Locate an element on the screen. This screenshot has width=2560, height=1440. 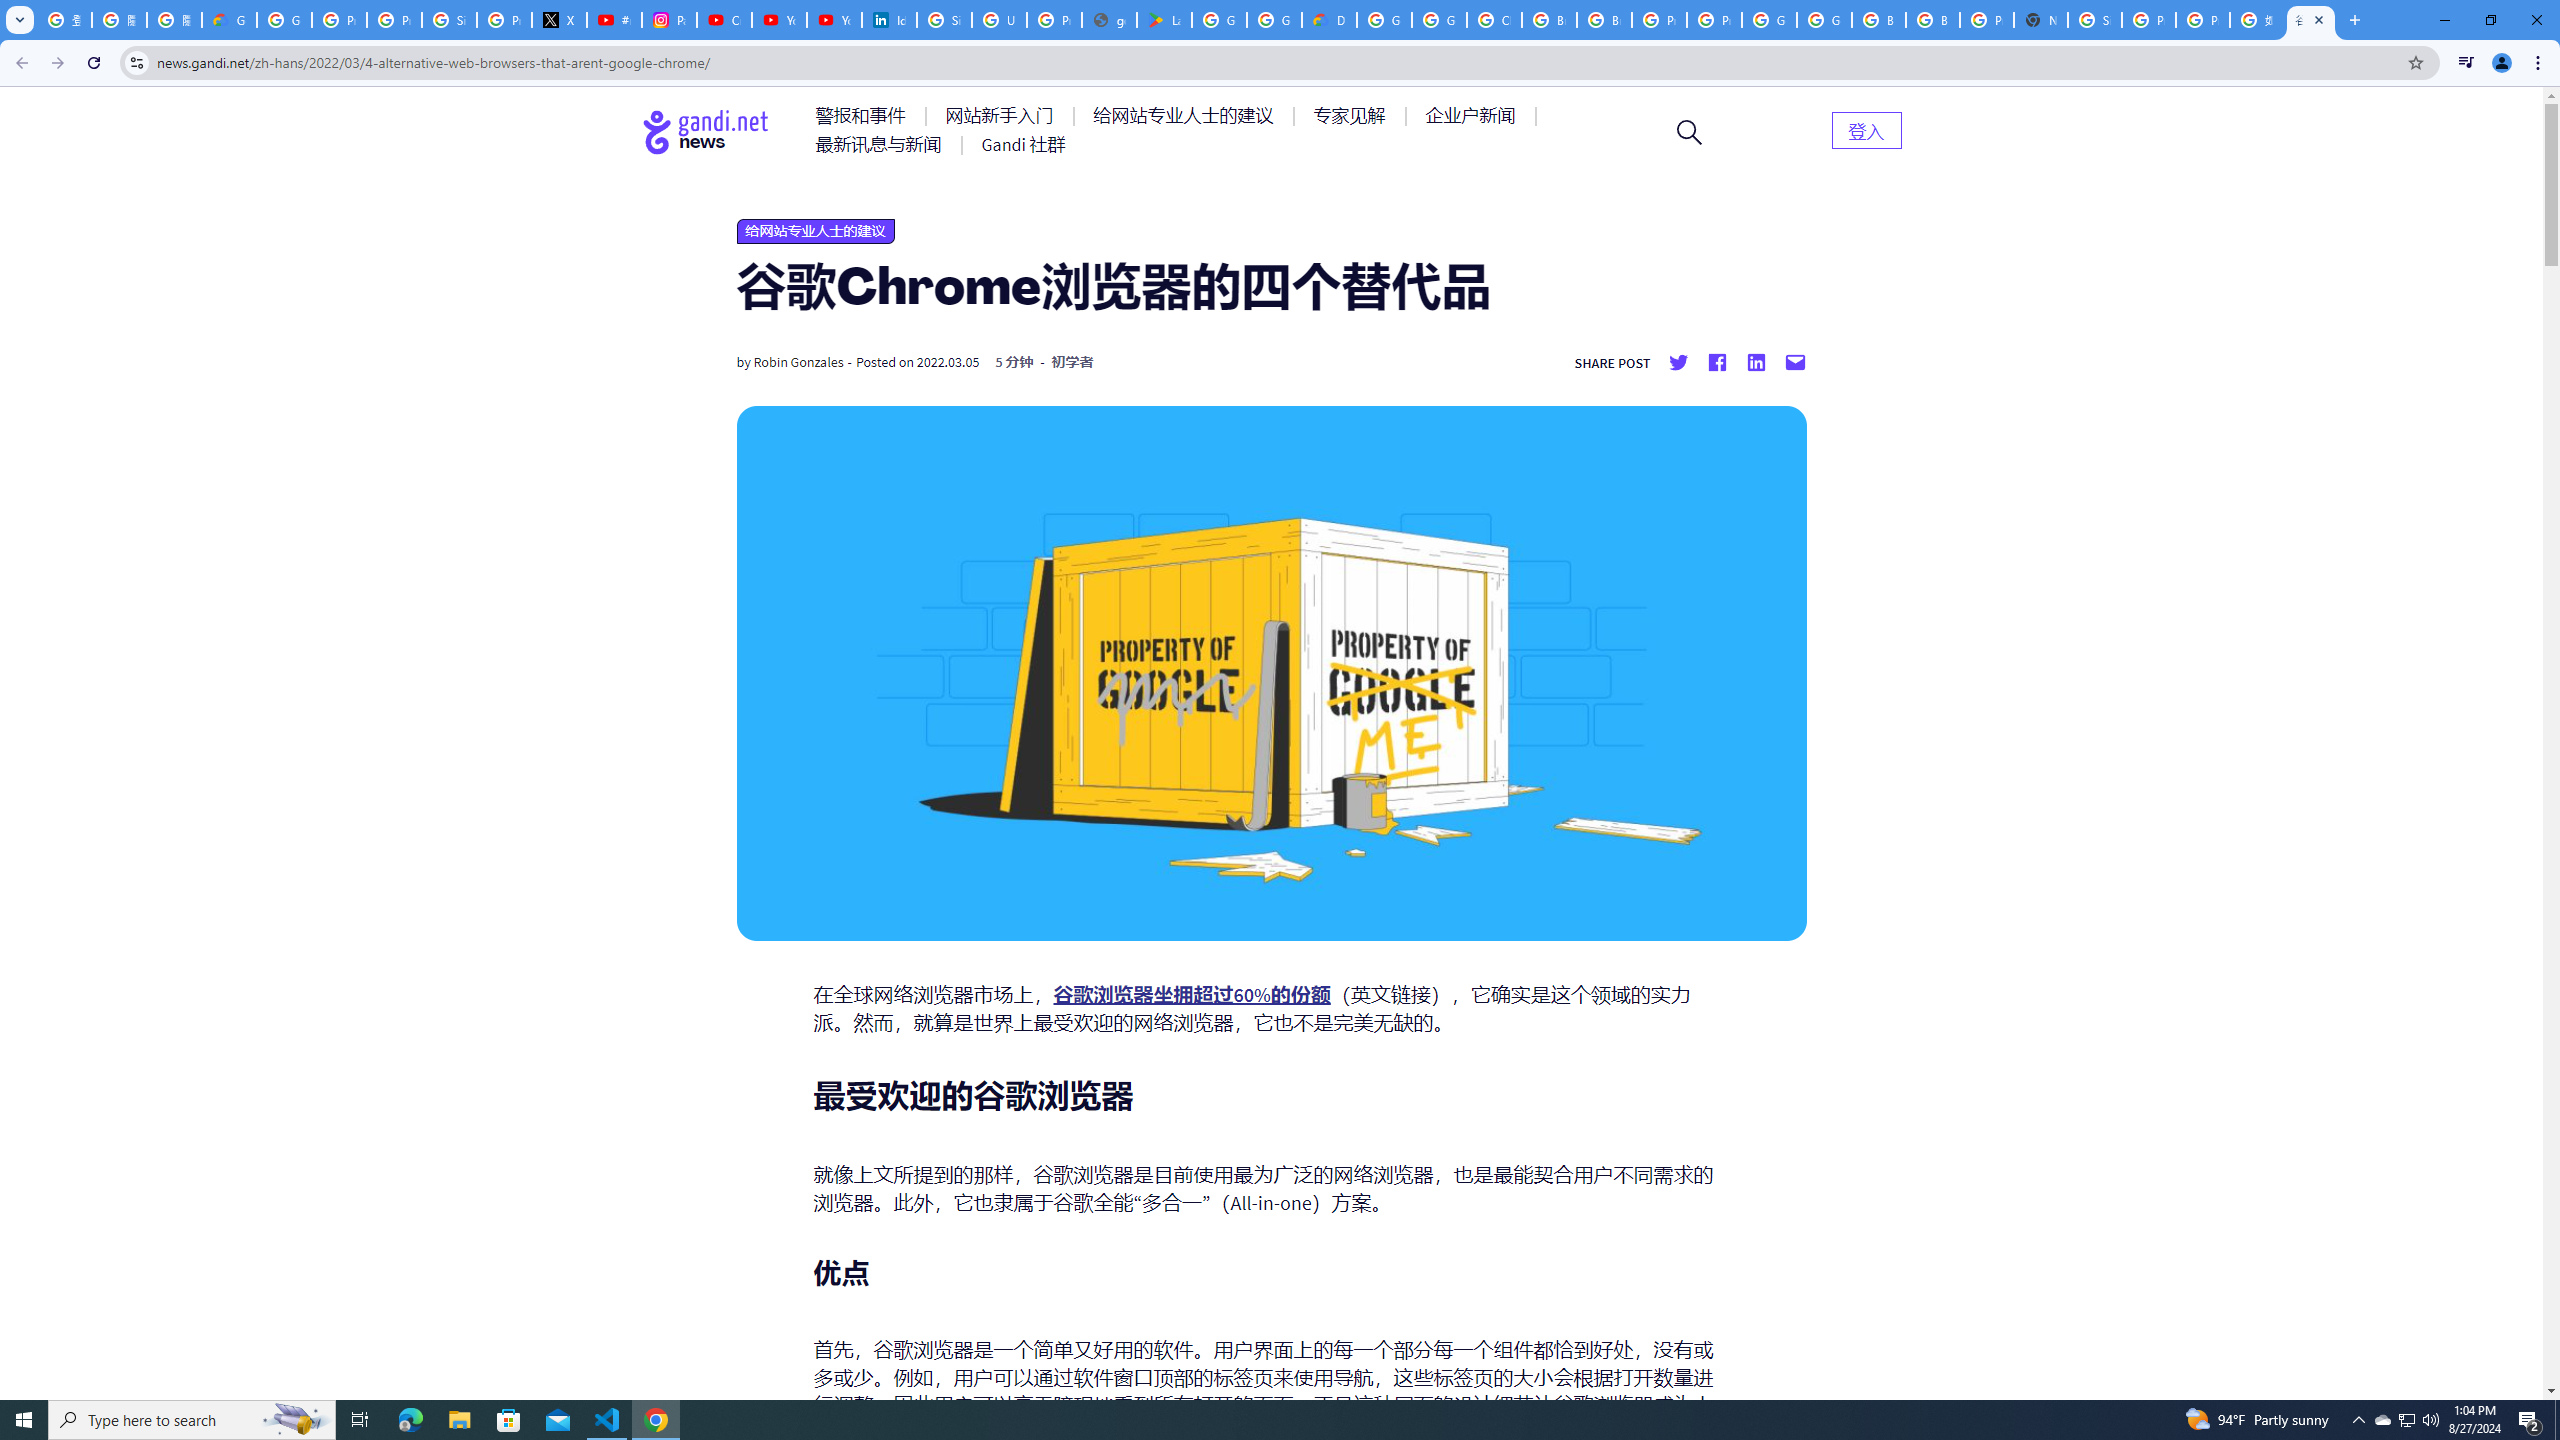
'AutomationID: menu-item-77765' is located at coordinates (1473, 114).